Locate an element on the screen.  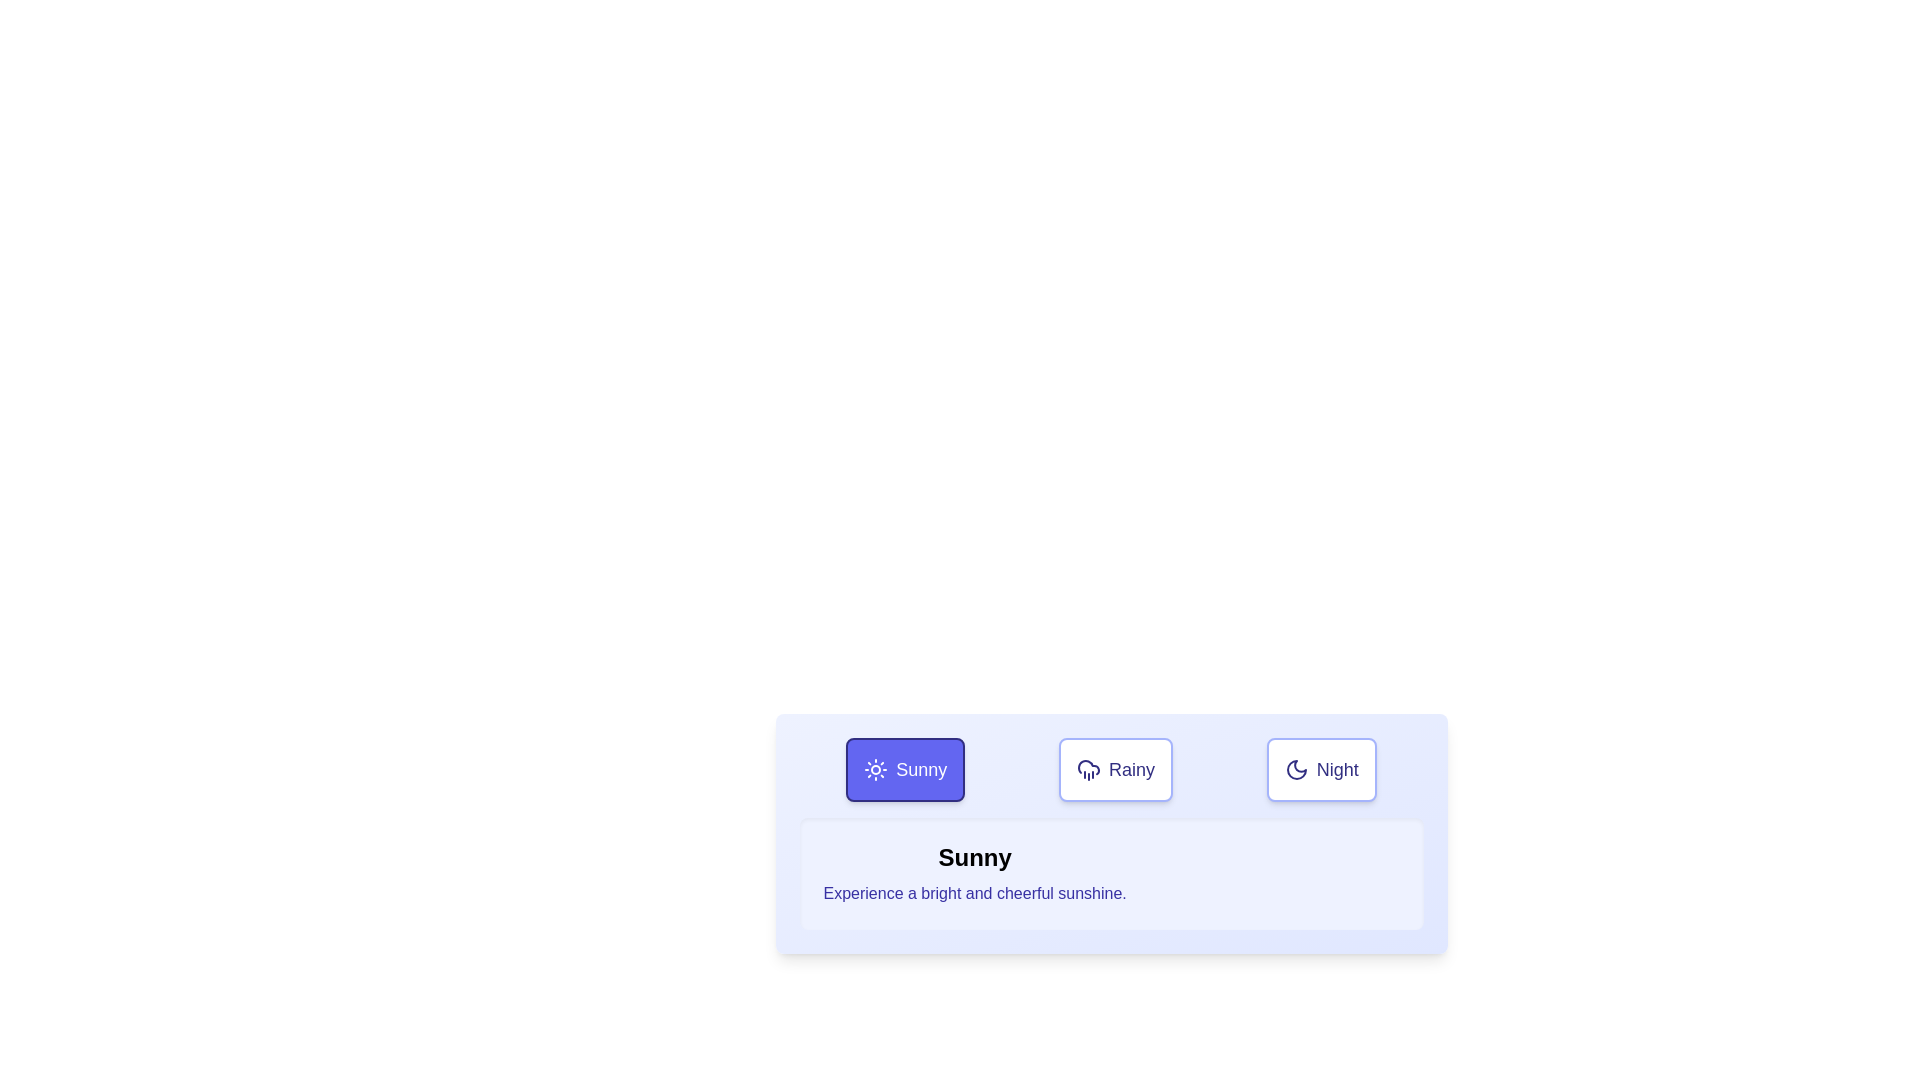
the 'Rainy' button to activate the 'Rainy' mode is located at coordinates (1115, 769).